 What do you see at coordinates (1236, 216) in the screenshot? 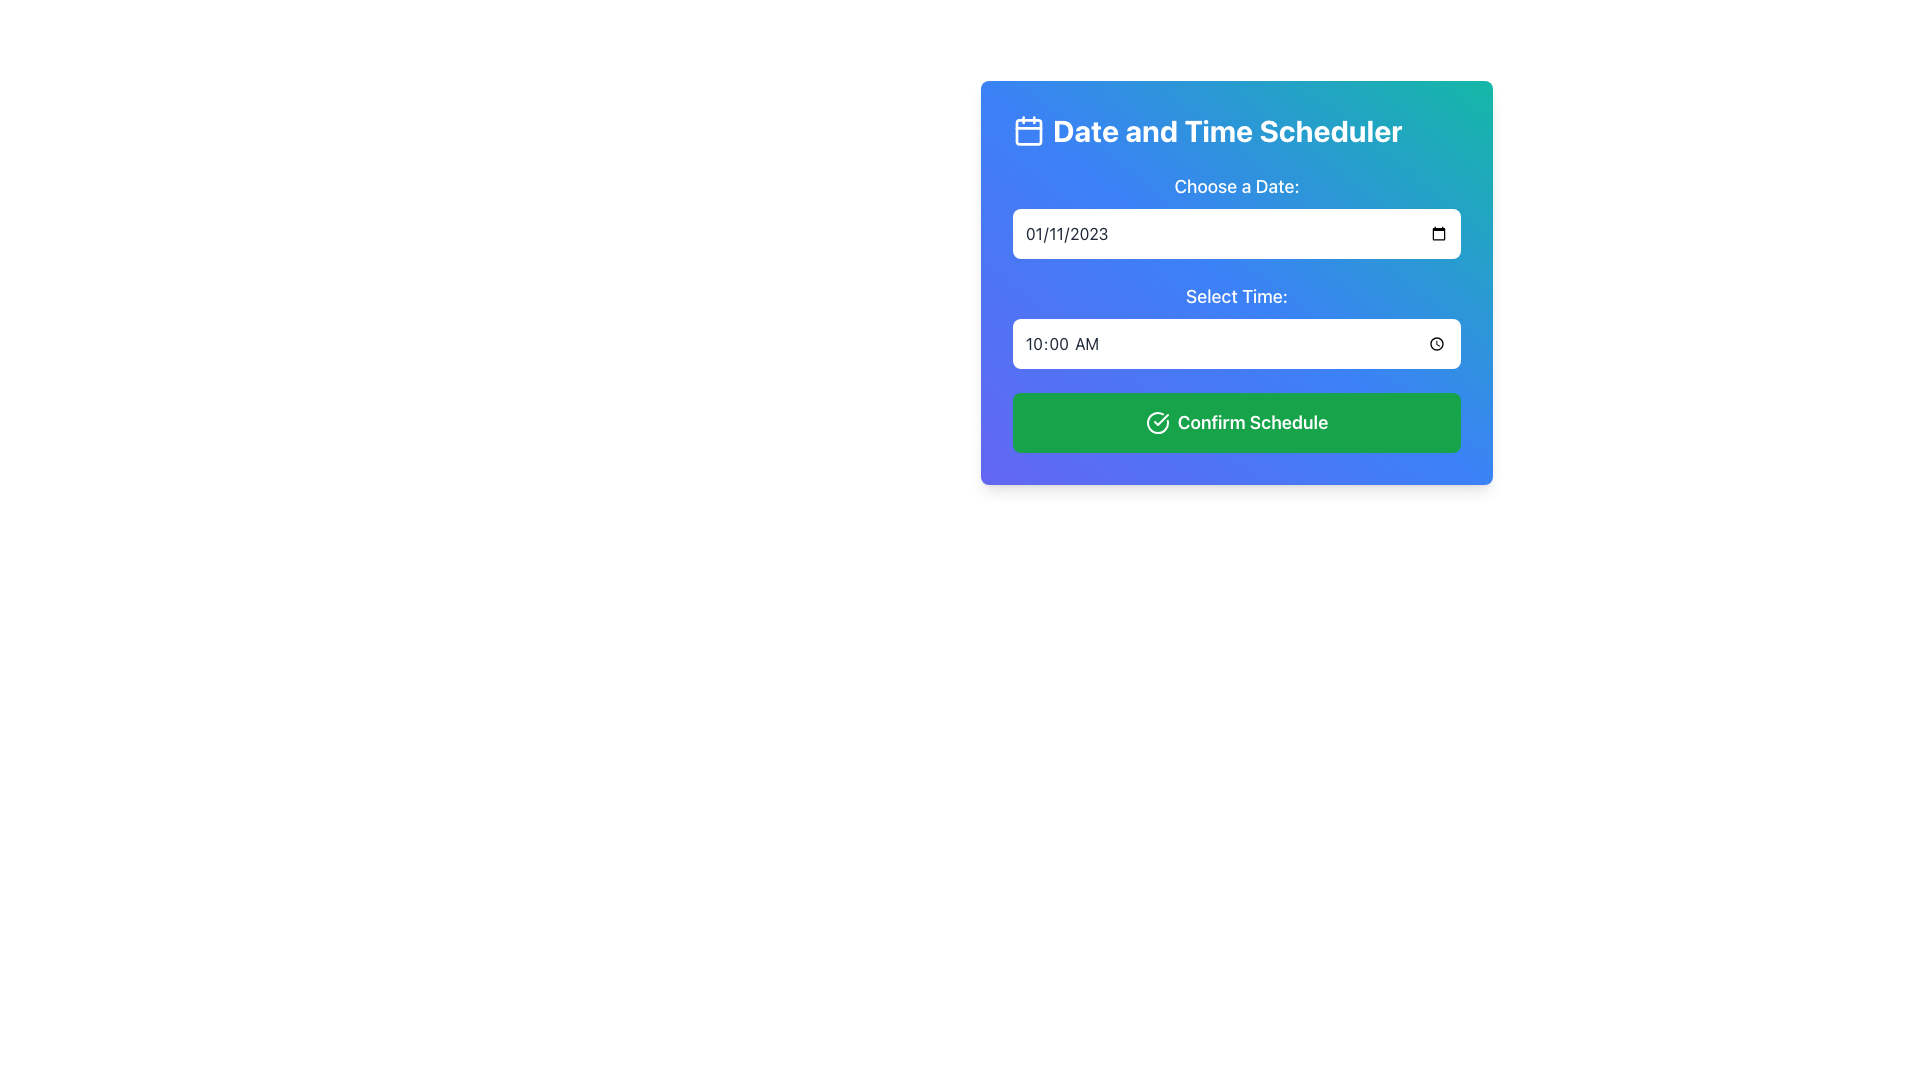
I see `the label displaying 'Choose a Date:' which is located above the date input box in the 'Date and Time Scheduler' panel` at bounding box center [1236, 216].